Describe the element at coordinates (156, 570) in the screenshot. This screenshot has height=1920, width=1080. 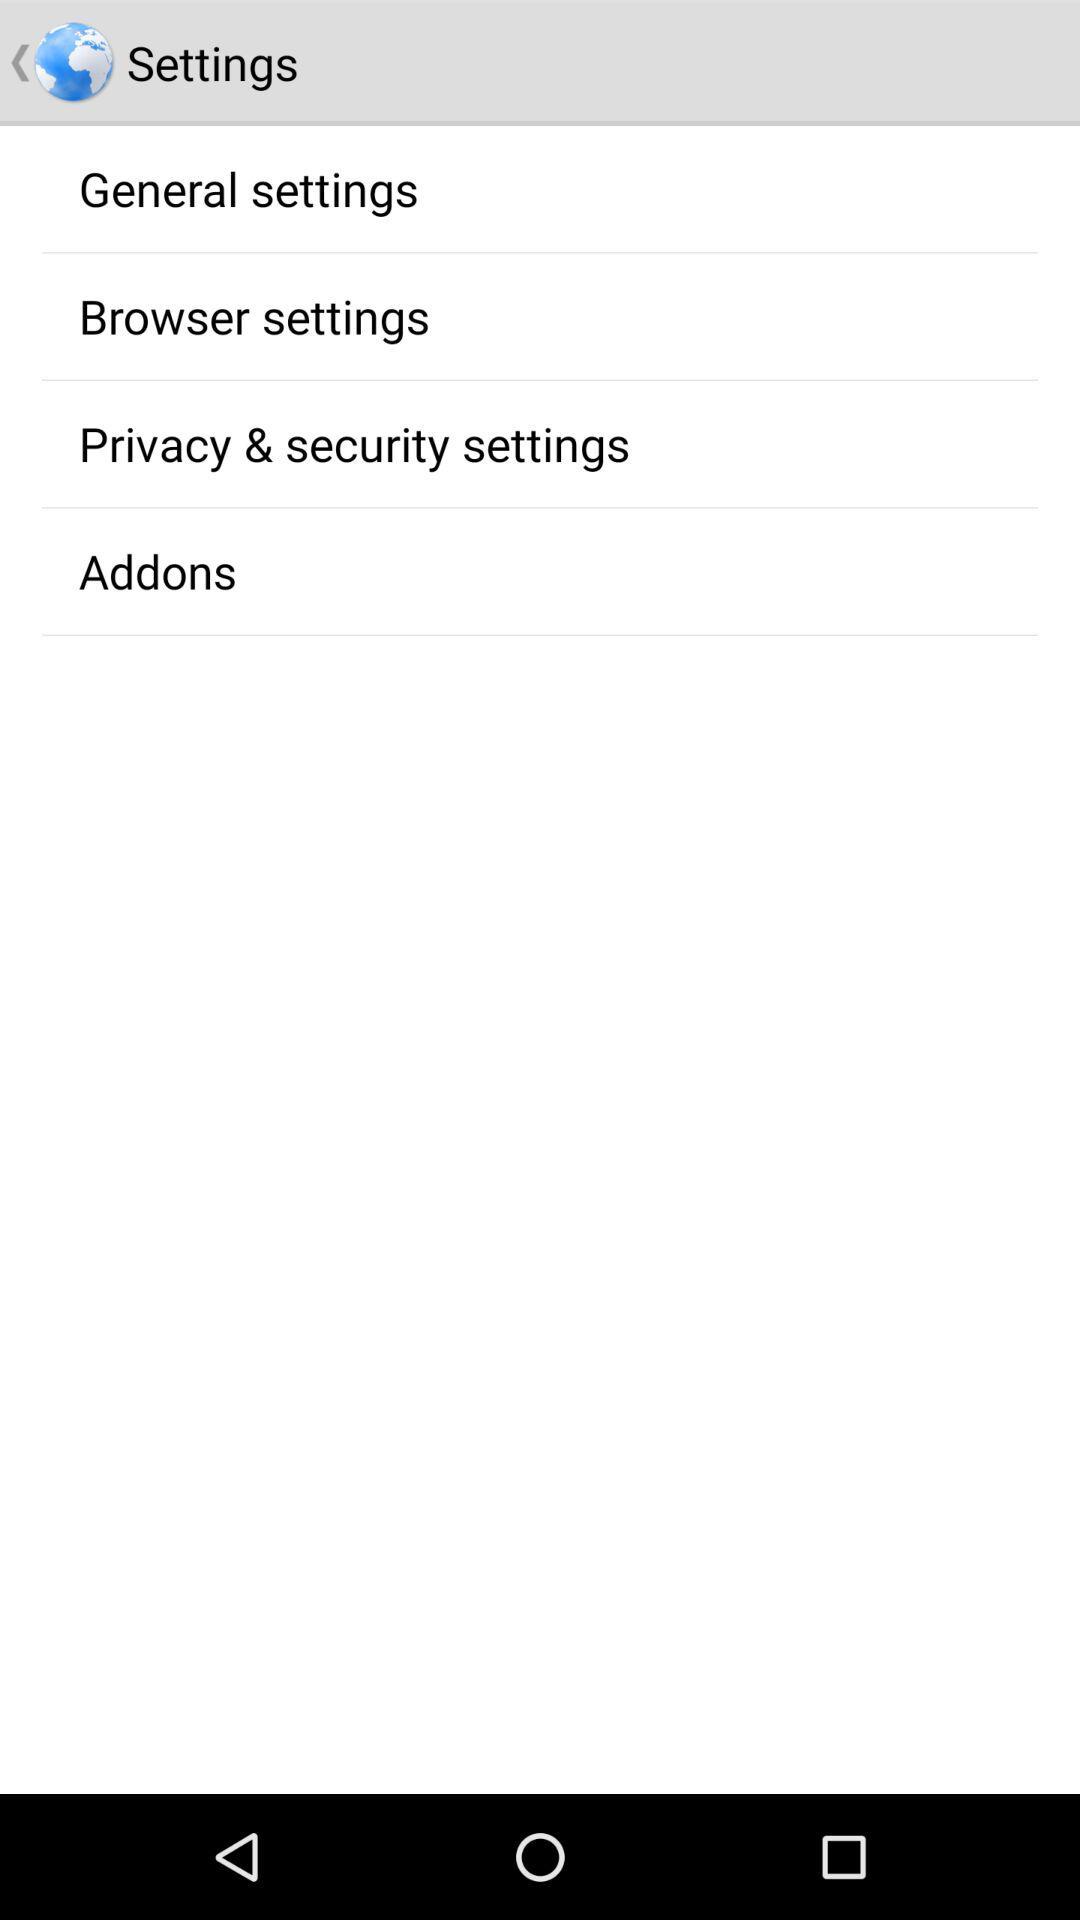
I see `addons item` at that location.